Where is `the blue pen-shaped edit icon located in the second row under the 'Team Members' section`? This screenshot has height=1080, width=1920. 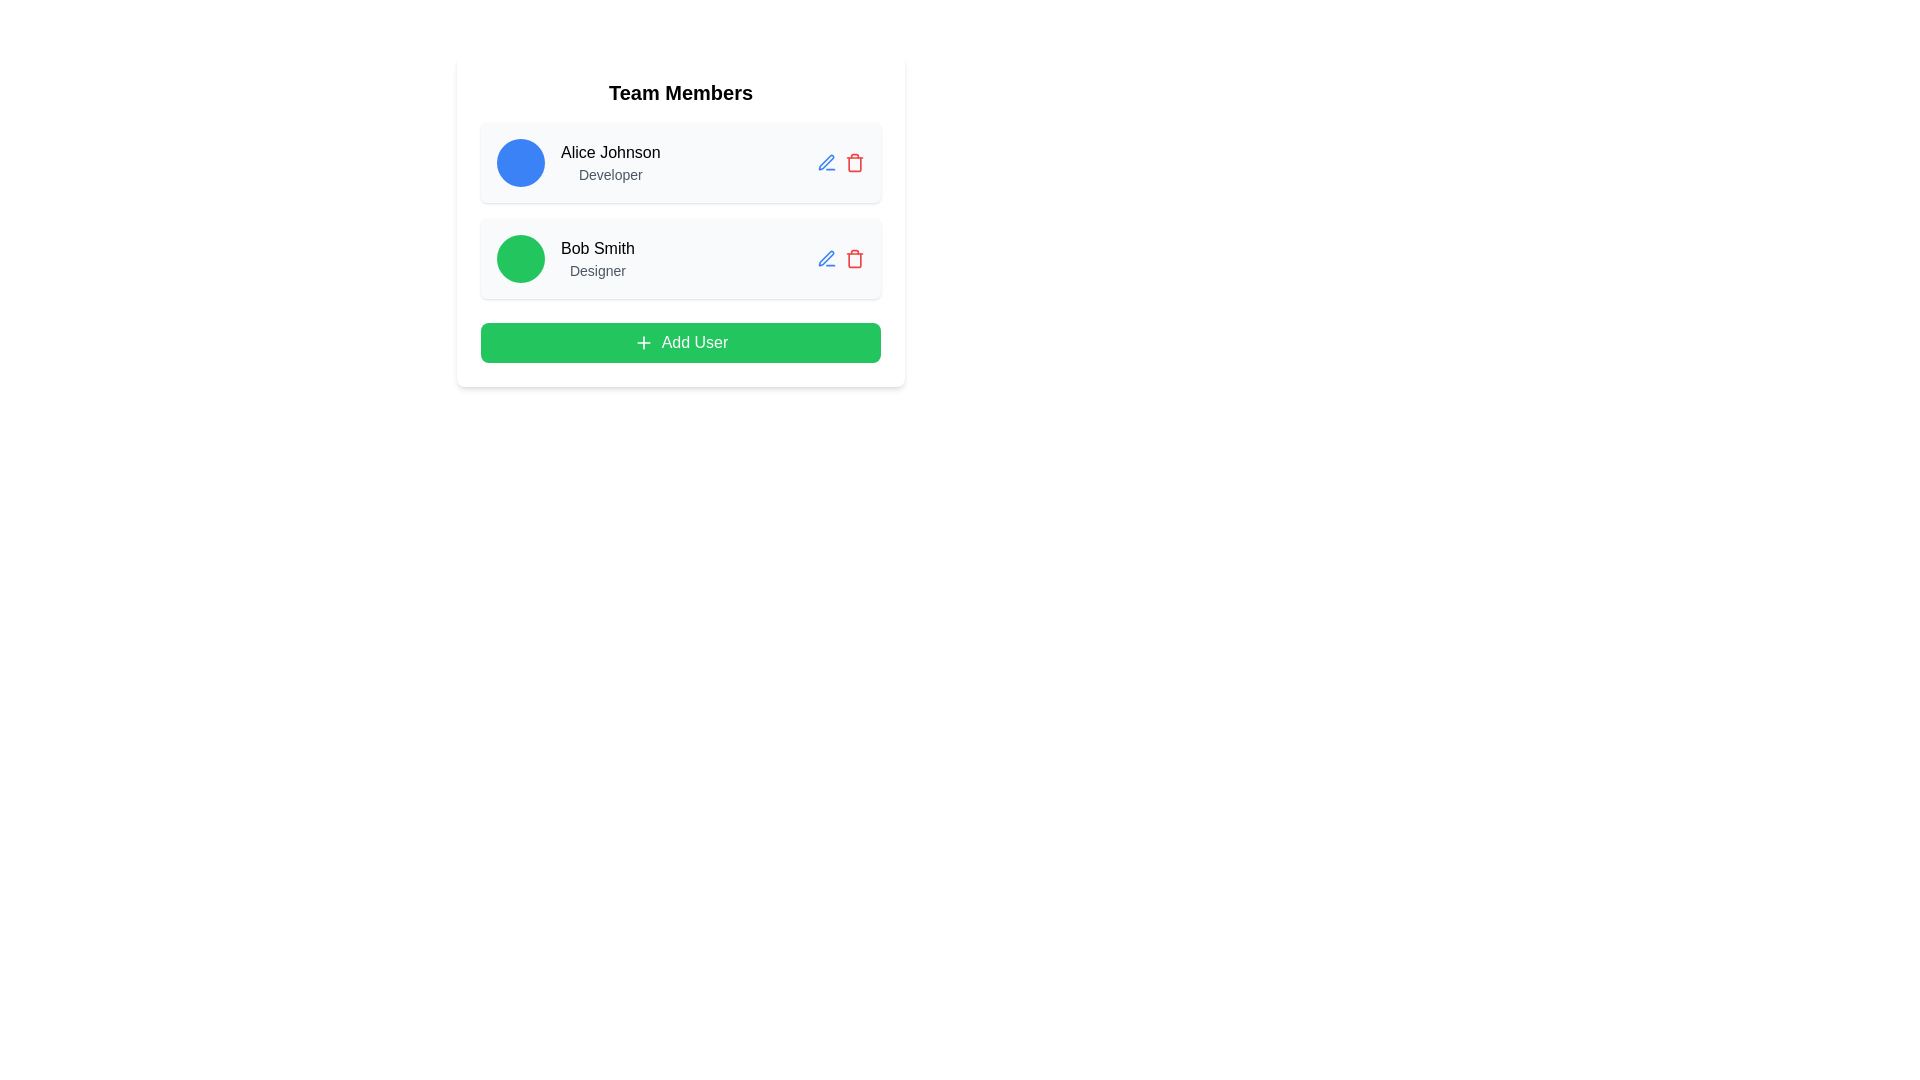
the blue pen-shaped edit icon located in the second row under the 'Team Members' section is located at coordinates (826, 161).